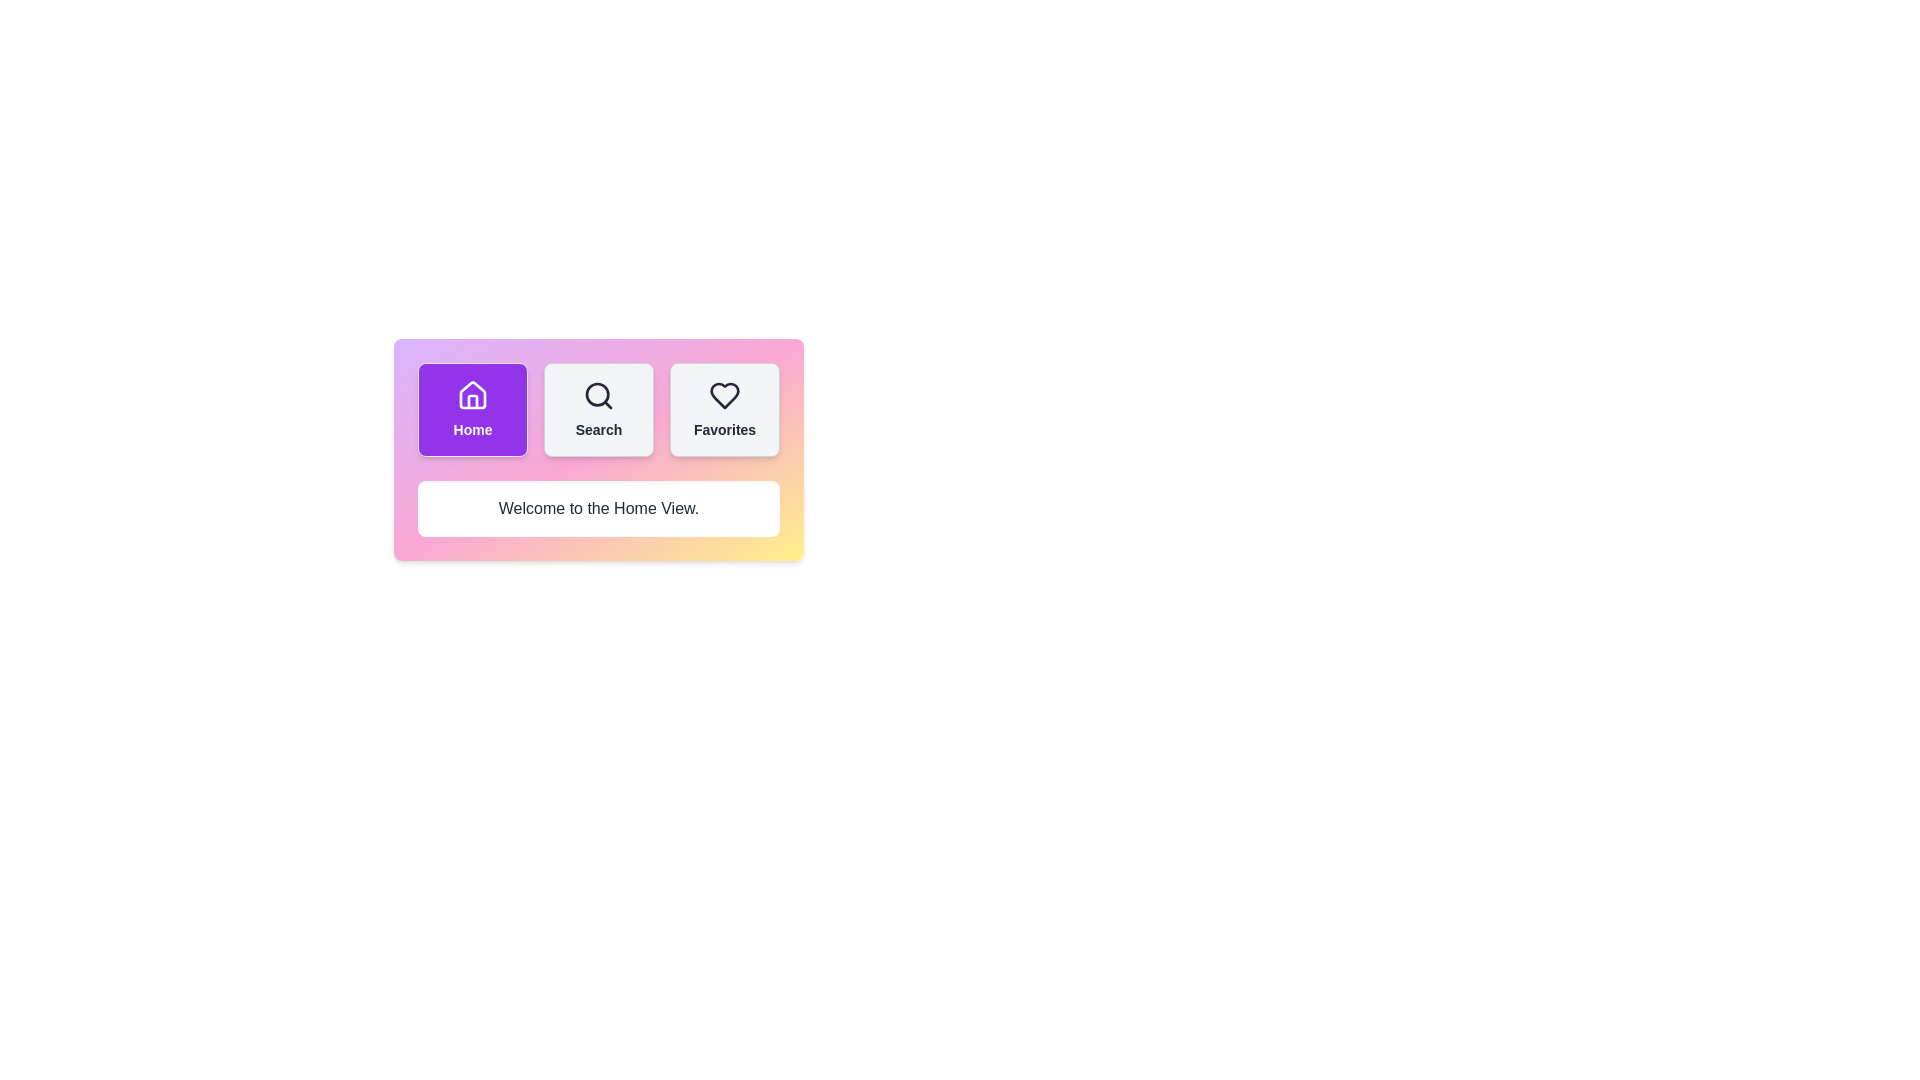 The width and height of the screenshot is (1920, 1080). I want to click on the purple rectangular button labeled 'Home', so click(472, 408).